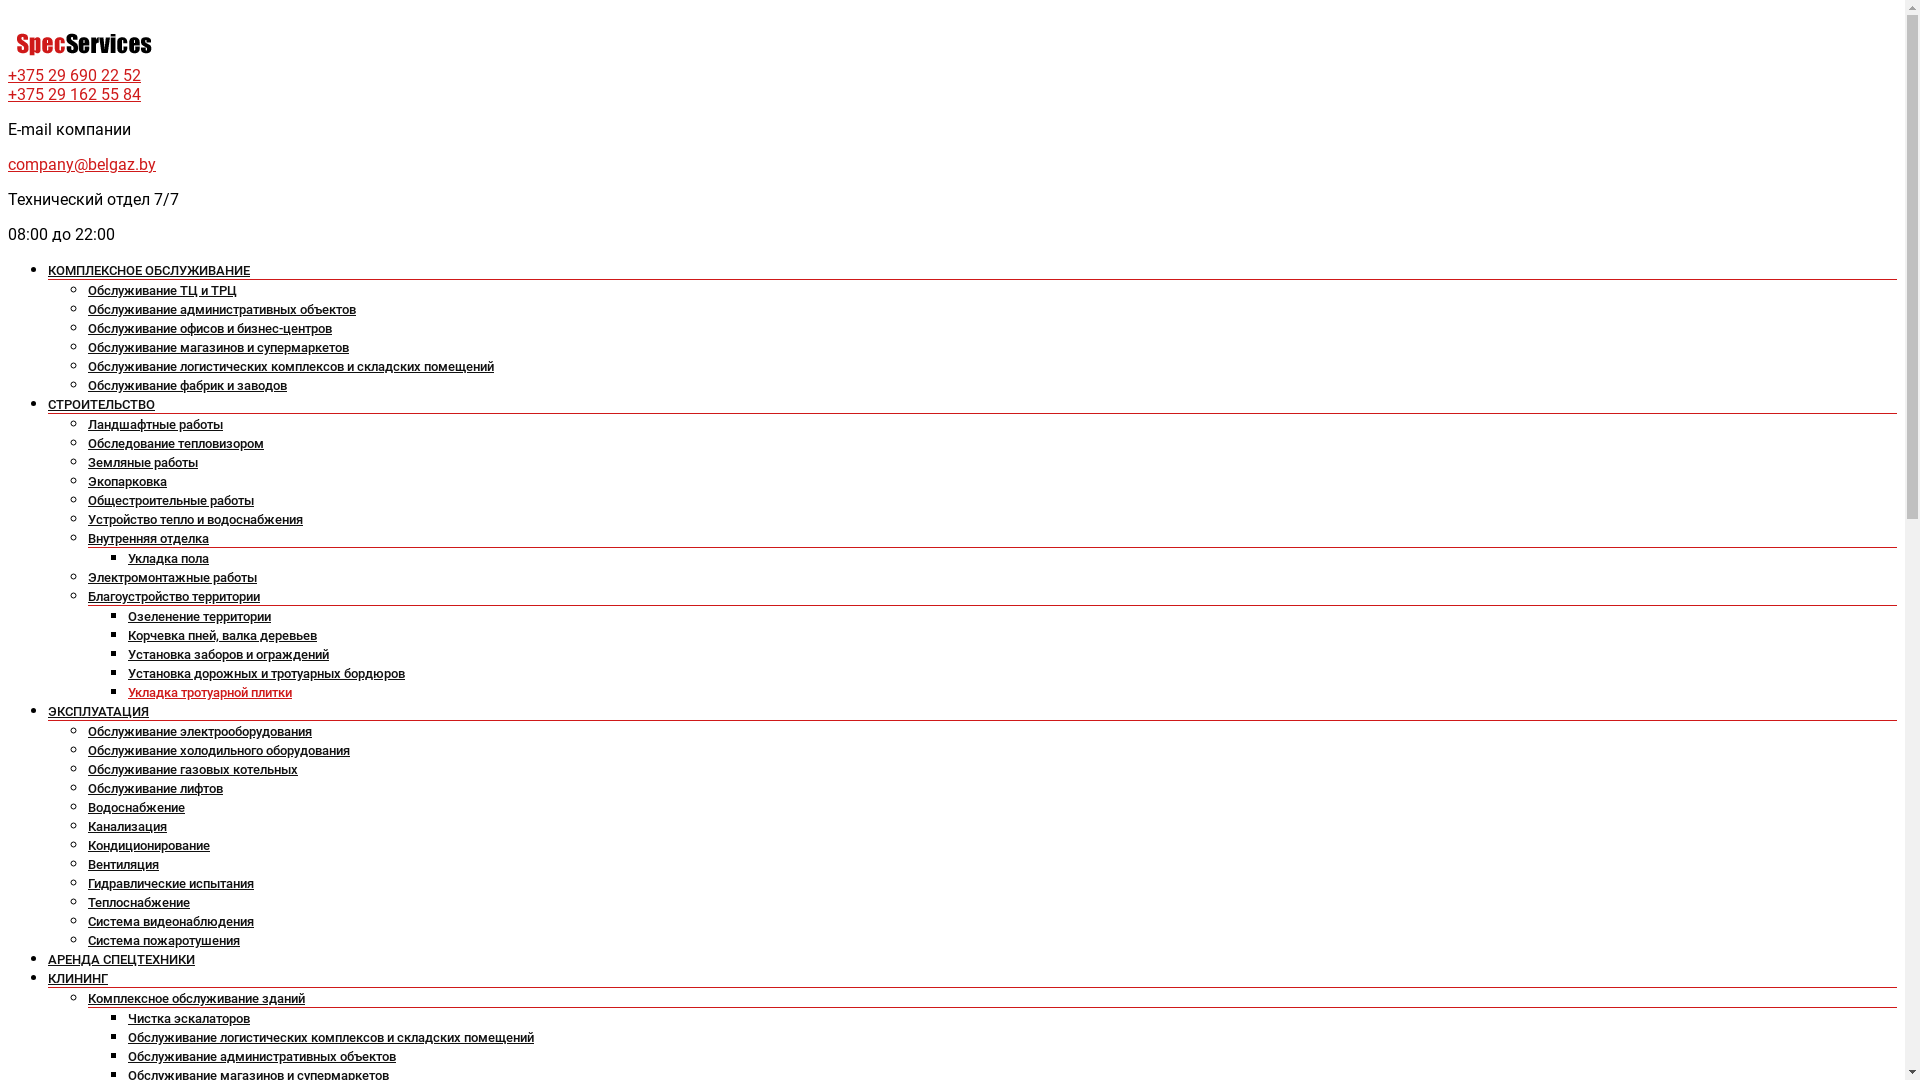 The image size is (1920, 1080). Describe the element at coordinates (74, 94) in the screenshot. I see `'+375 29 162 55 84'` at that location.